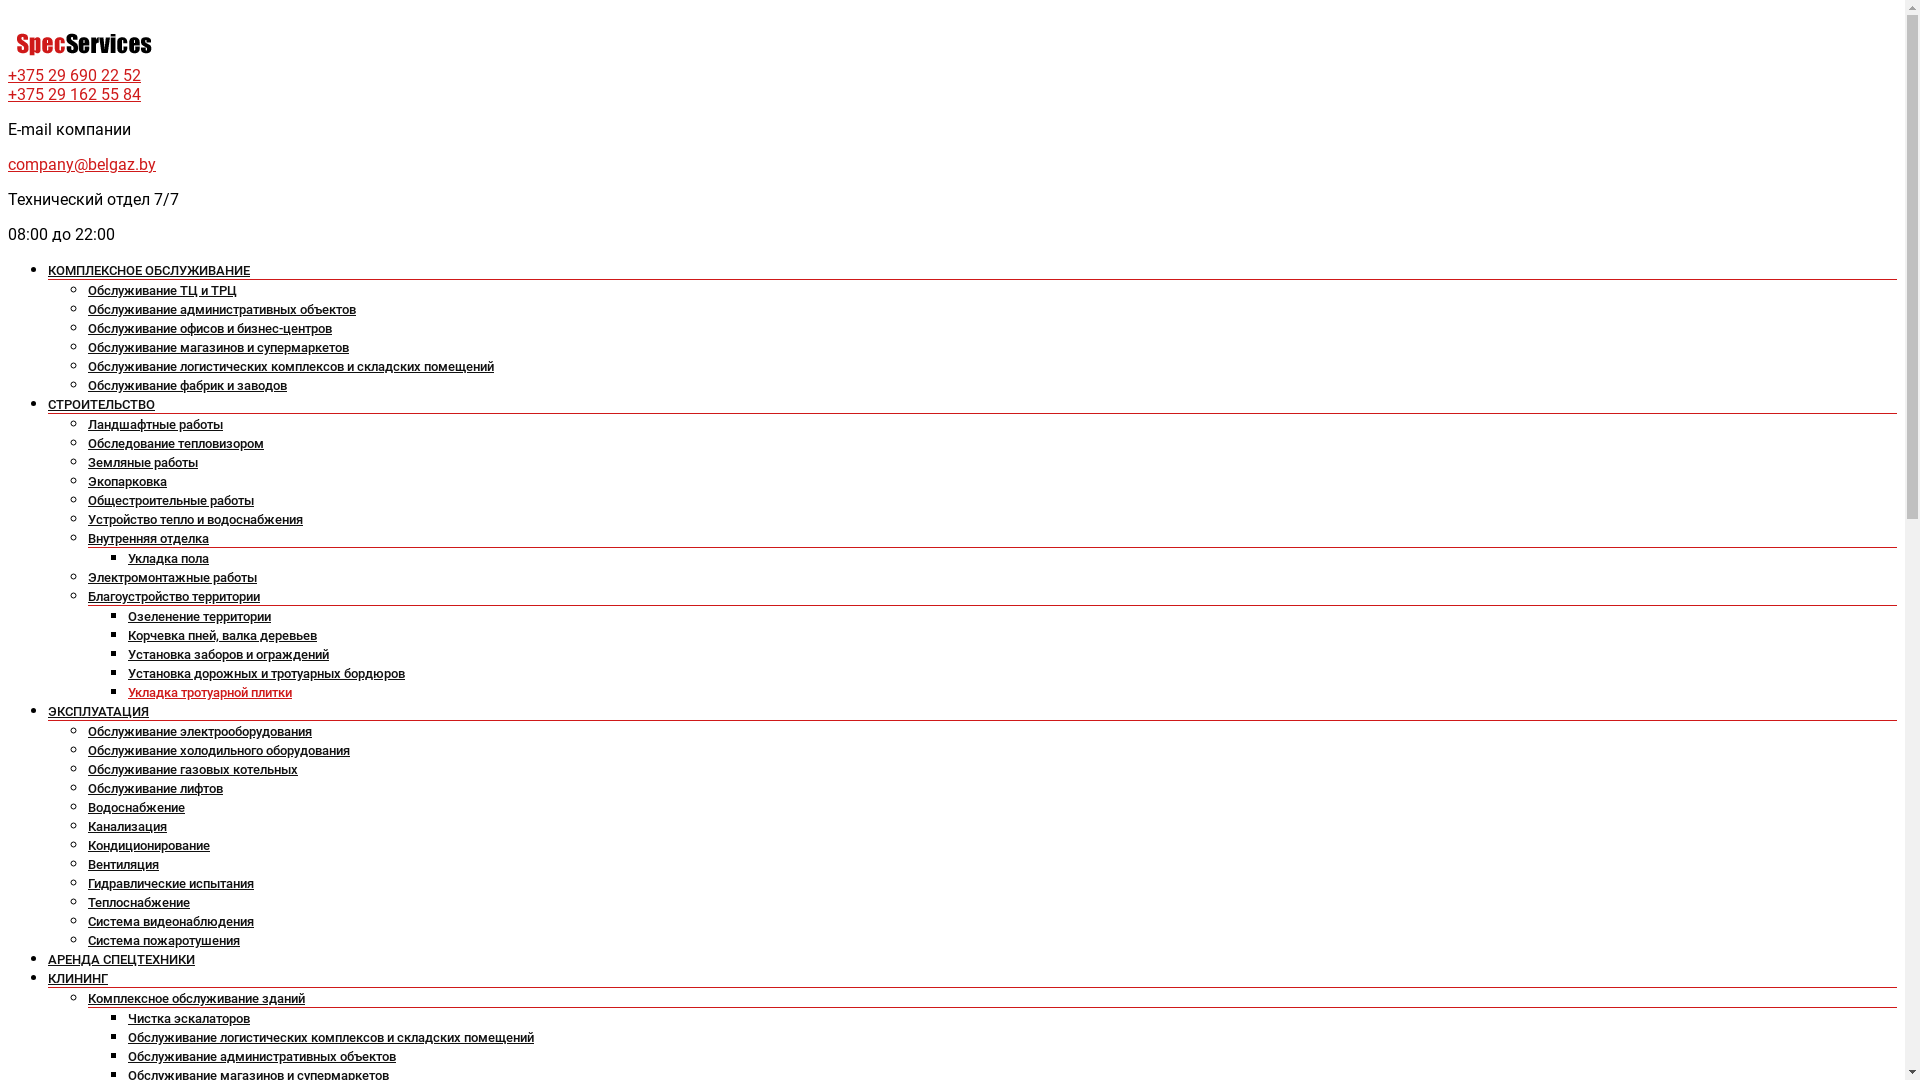 The image size is (1920, 1080). Describe the element at coordinates (74, 94) in the screenshot. I see `'+375 29 162 55 84'` at that location.